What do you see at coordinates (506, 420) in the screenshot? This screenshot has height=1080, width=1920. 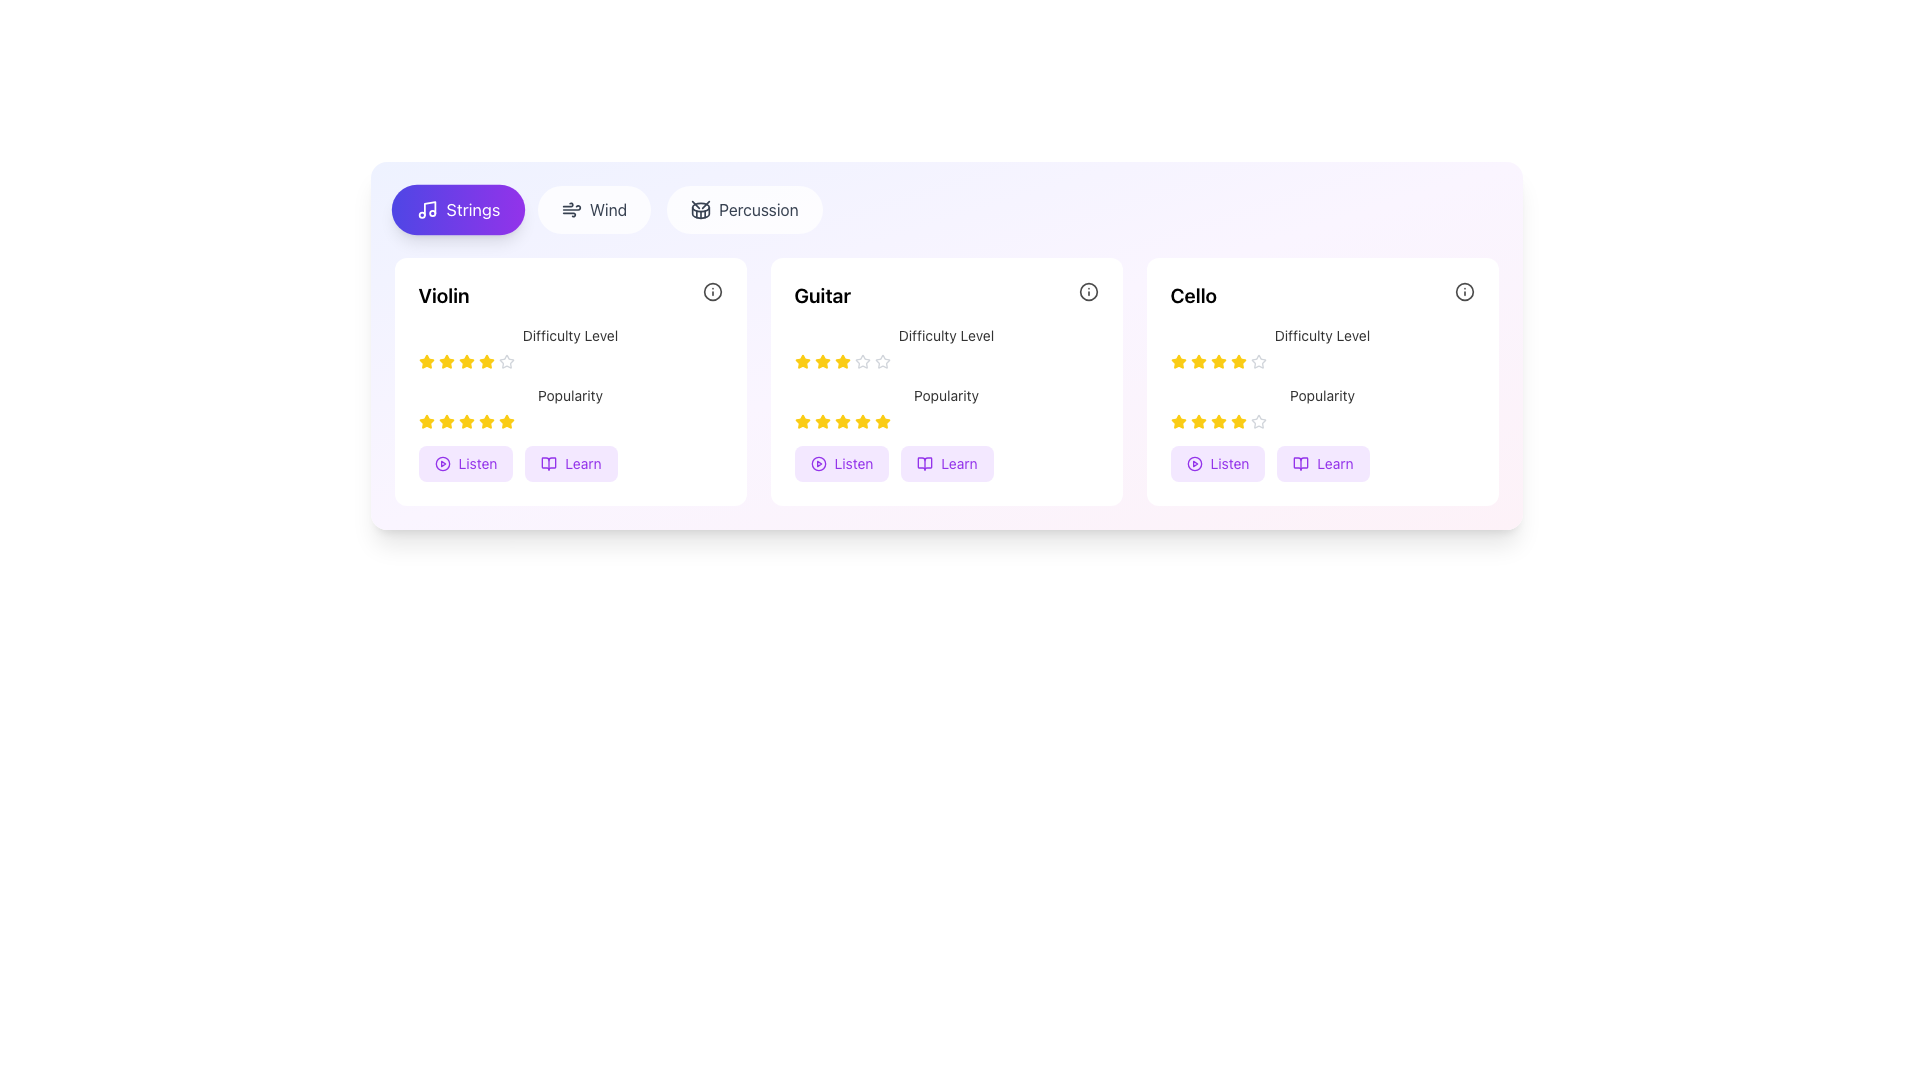 I see `the fifth star icon in the second row under the heading 'Popularity' within the 'Violin' card, which is the leftmost of three instrument cards` at bounding box center [506, 420].